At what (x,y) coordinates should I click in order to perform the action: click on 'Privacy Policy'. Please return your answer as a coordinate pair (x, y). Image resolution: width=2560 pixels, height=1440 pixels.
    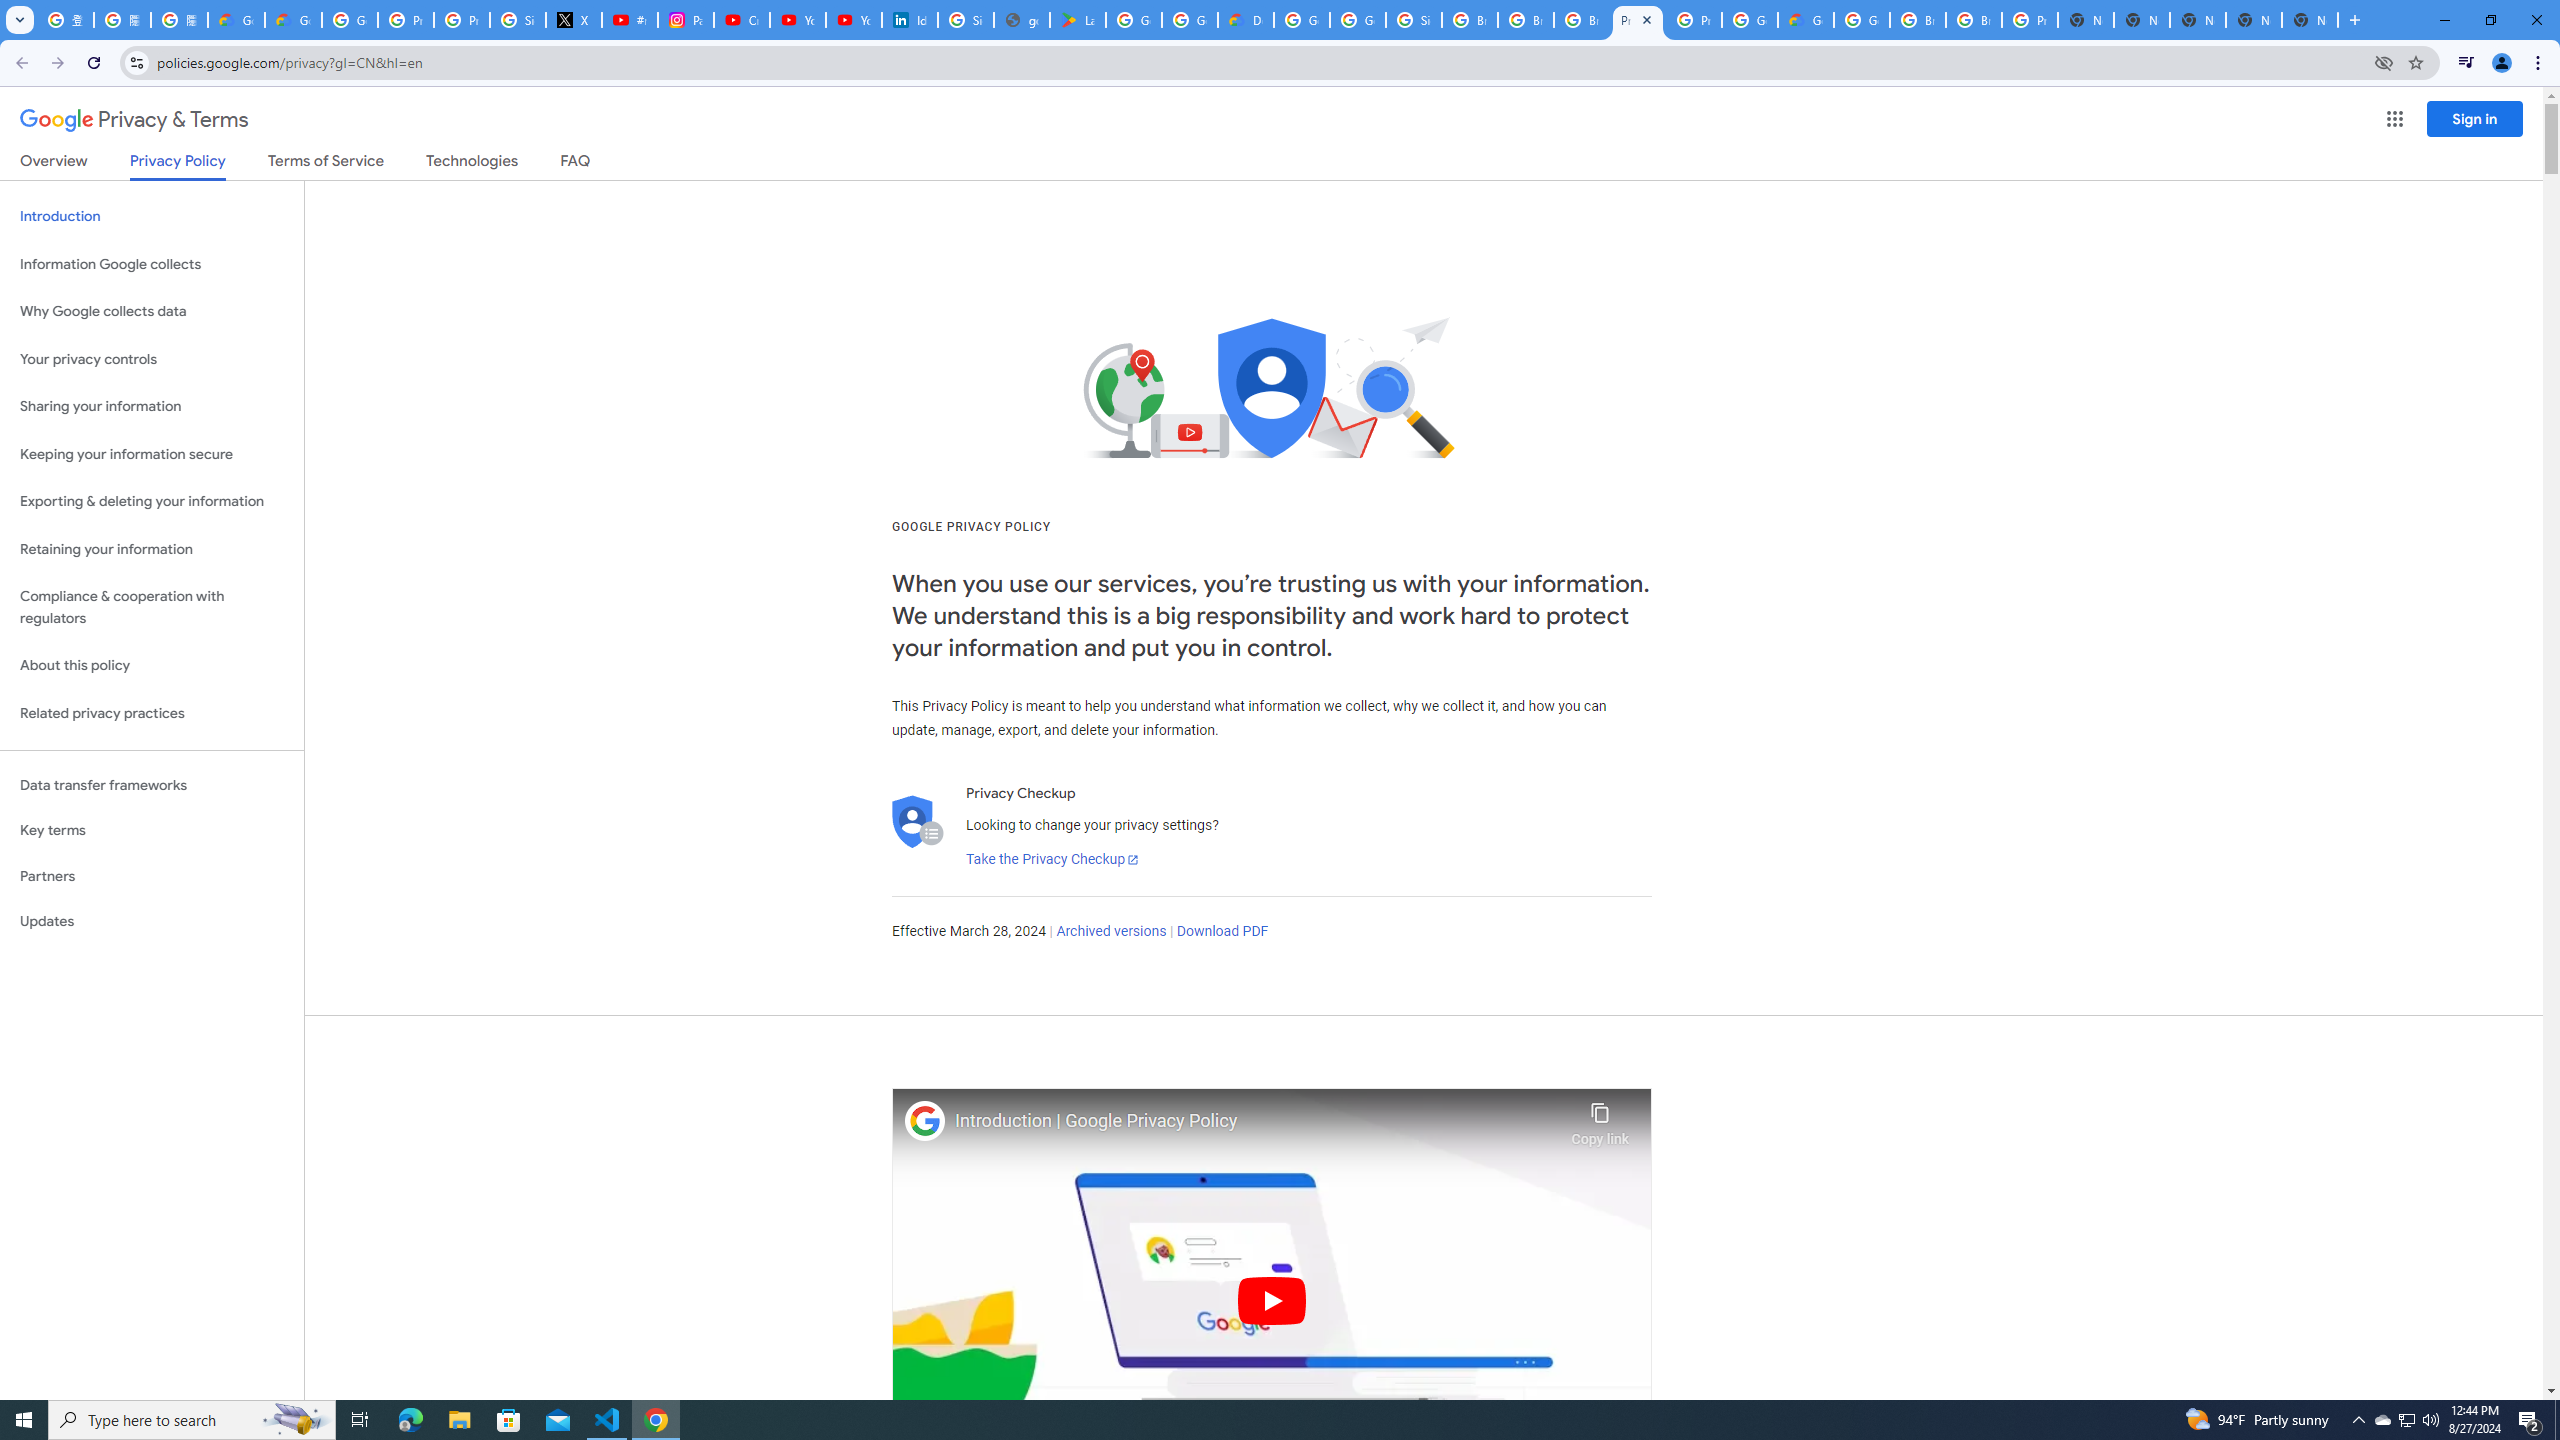
    Looking at the image, I should click on (175, 165).